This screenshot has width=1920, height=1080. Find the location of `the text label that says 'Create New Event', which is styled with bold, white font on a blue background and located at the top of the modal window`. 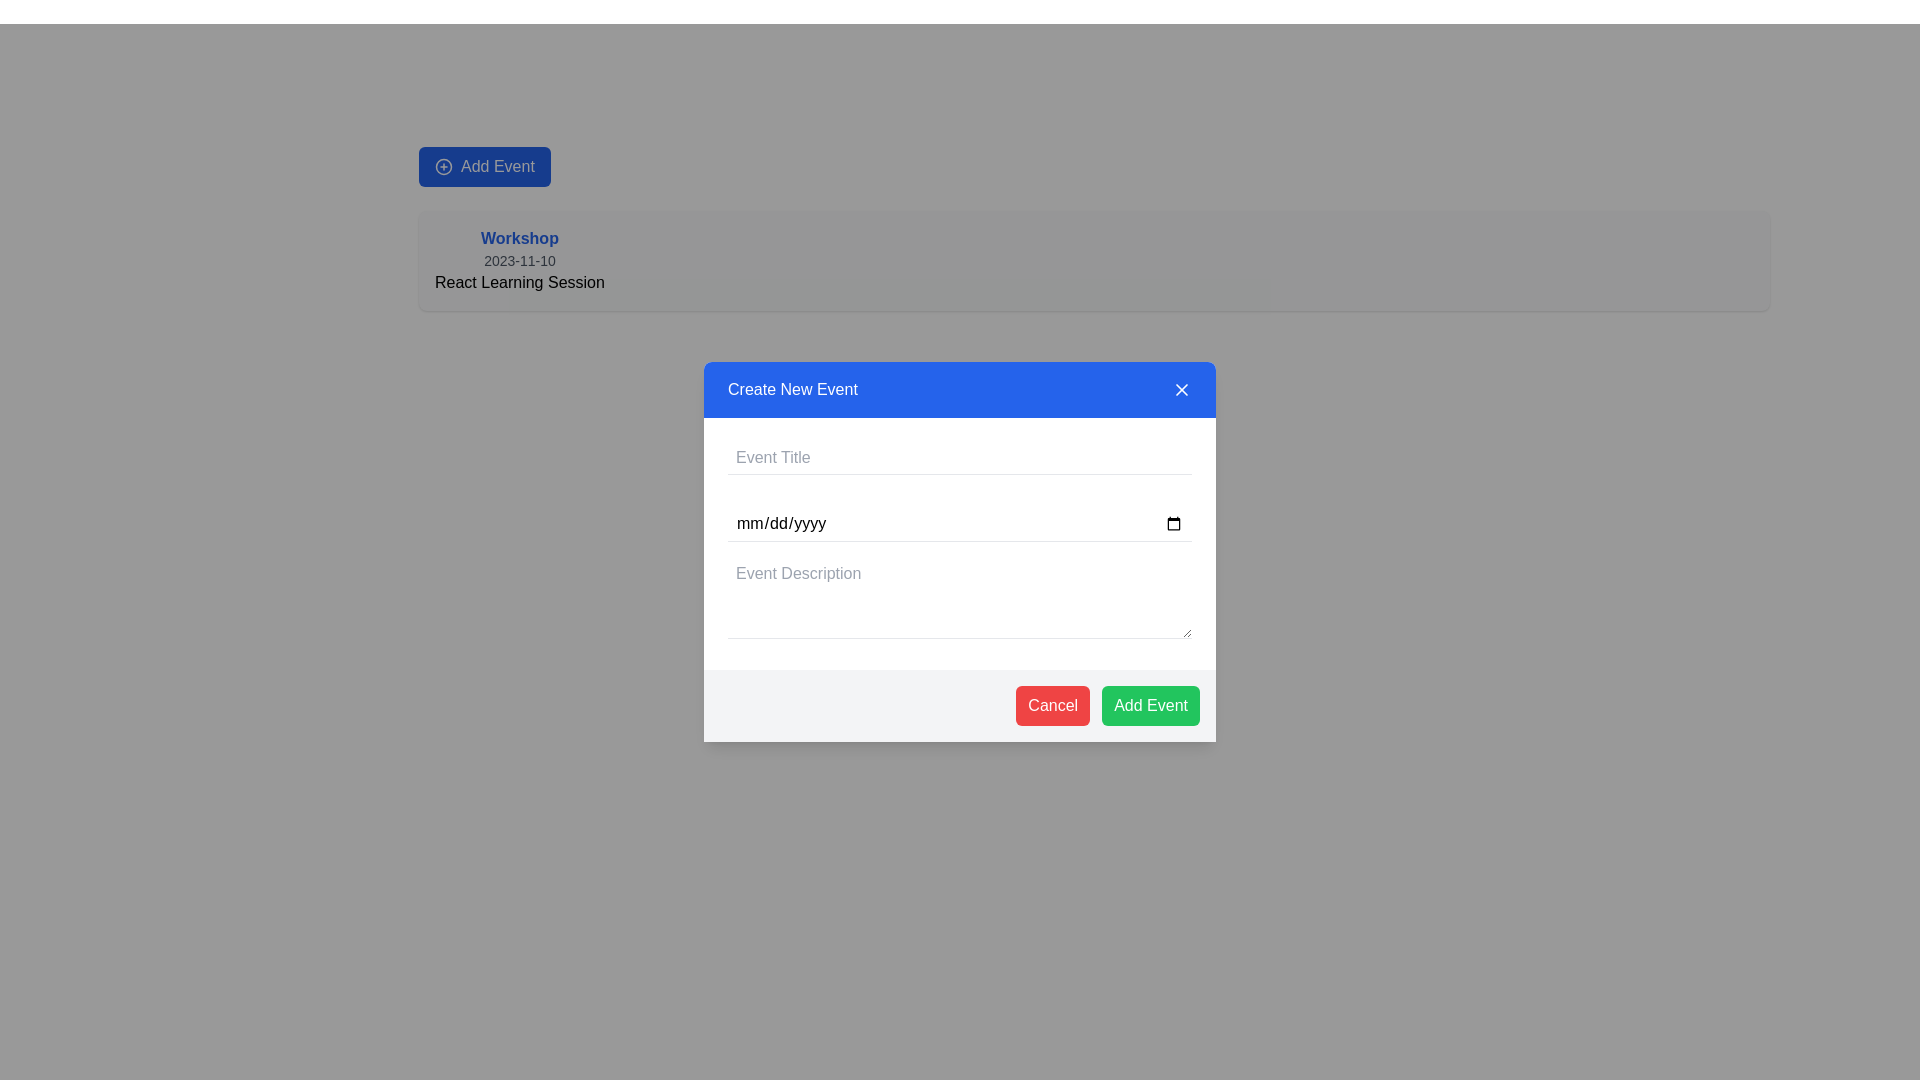

the text label that says 'Create New Event', which is styled with bold, white font on a blue background and located at the top of the modal window is located at coordinates (791, 389).